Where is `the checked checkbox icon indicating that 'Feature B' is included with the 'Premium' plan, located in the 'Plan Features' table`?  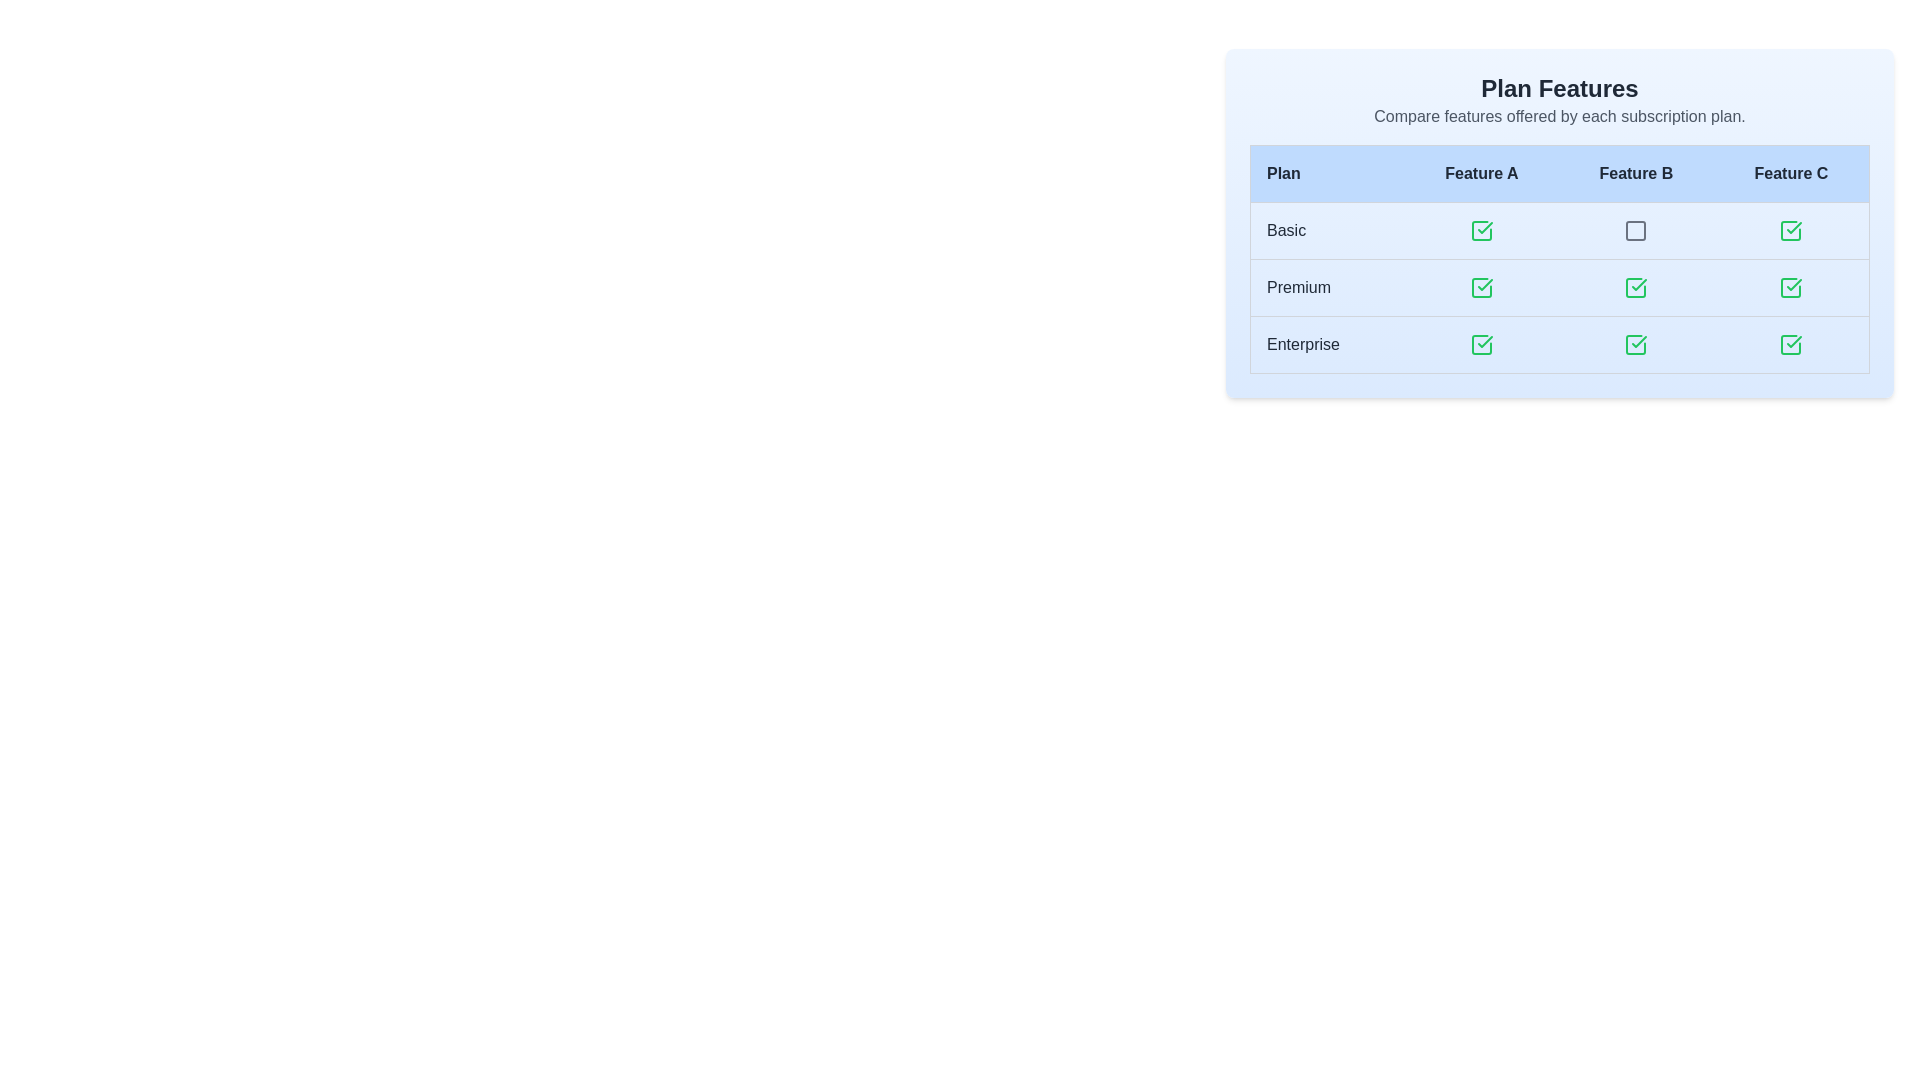
the checked checkbox icon indicating that 'Feature B' is included with the 'Premium' plan, located in the 'Plan Features' table is located at coordinates (1636, 288).